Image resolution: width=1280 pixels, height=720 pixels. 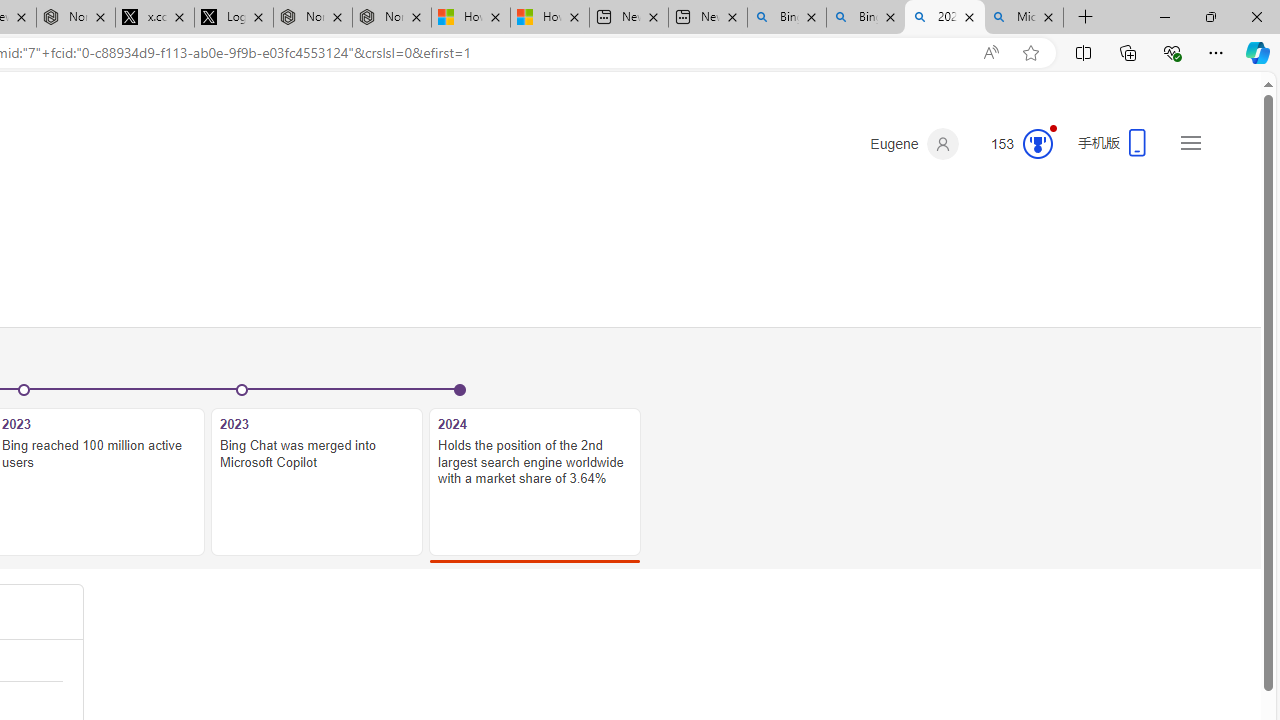 What do you see at coordinates (913, 143) in the screenshot?
I see `'Eugene'` at bounding box center [913, 143].